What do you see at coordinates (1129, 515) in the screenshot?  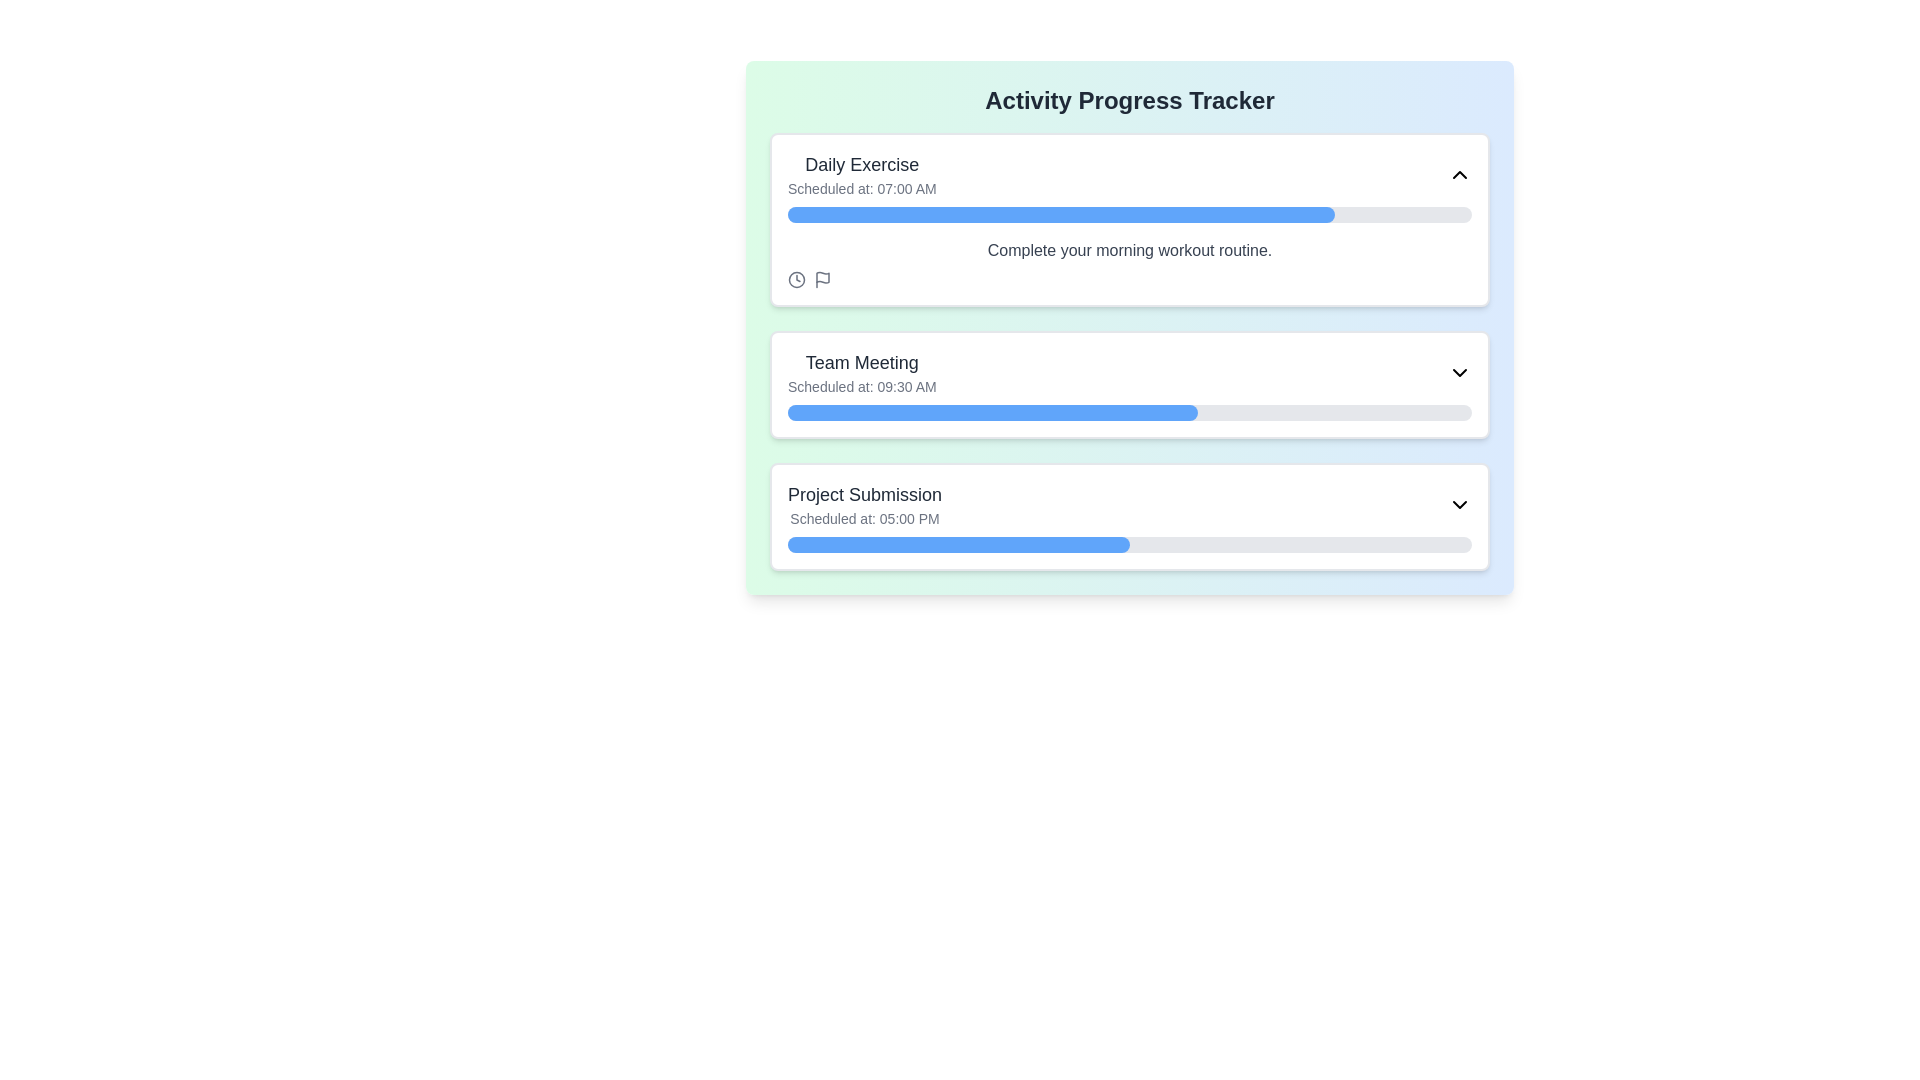 I see `any additional interactive elements in the task card labeled 'Project Submission' by expanding it` at bounding box center [1129, 515].